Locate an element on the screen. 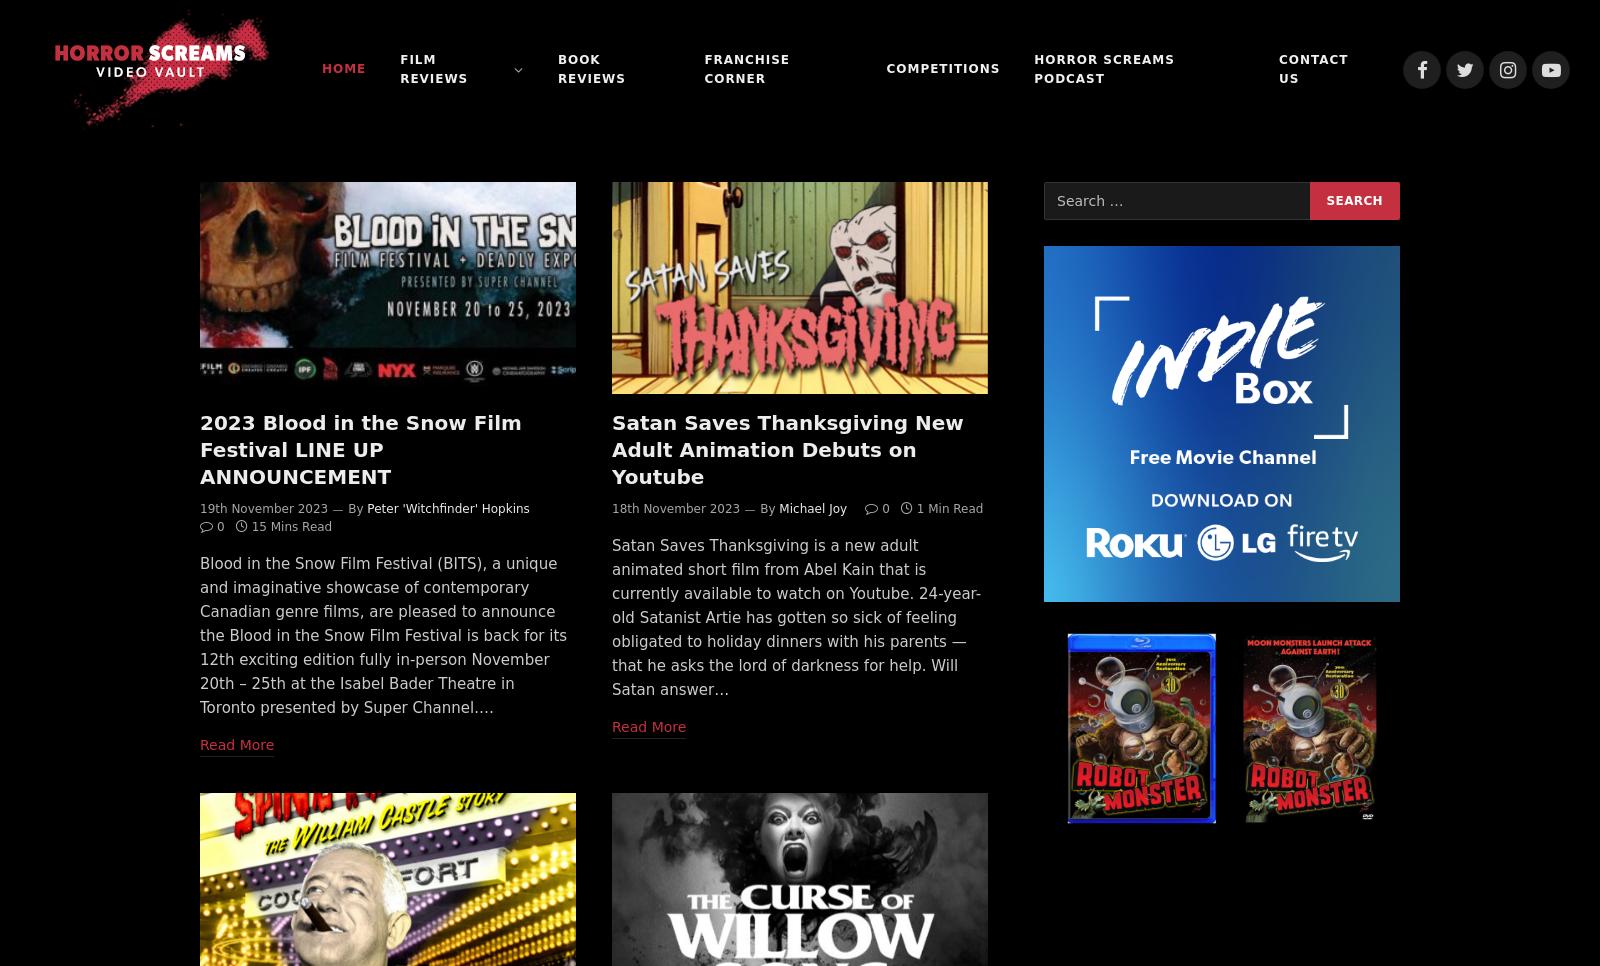  'Home' is located at coordinates (344, 68).